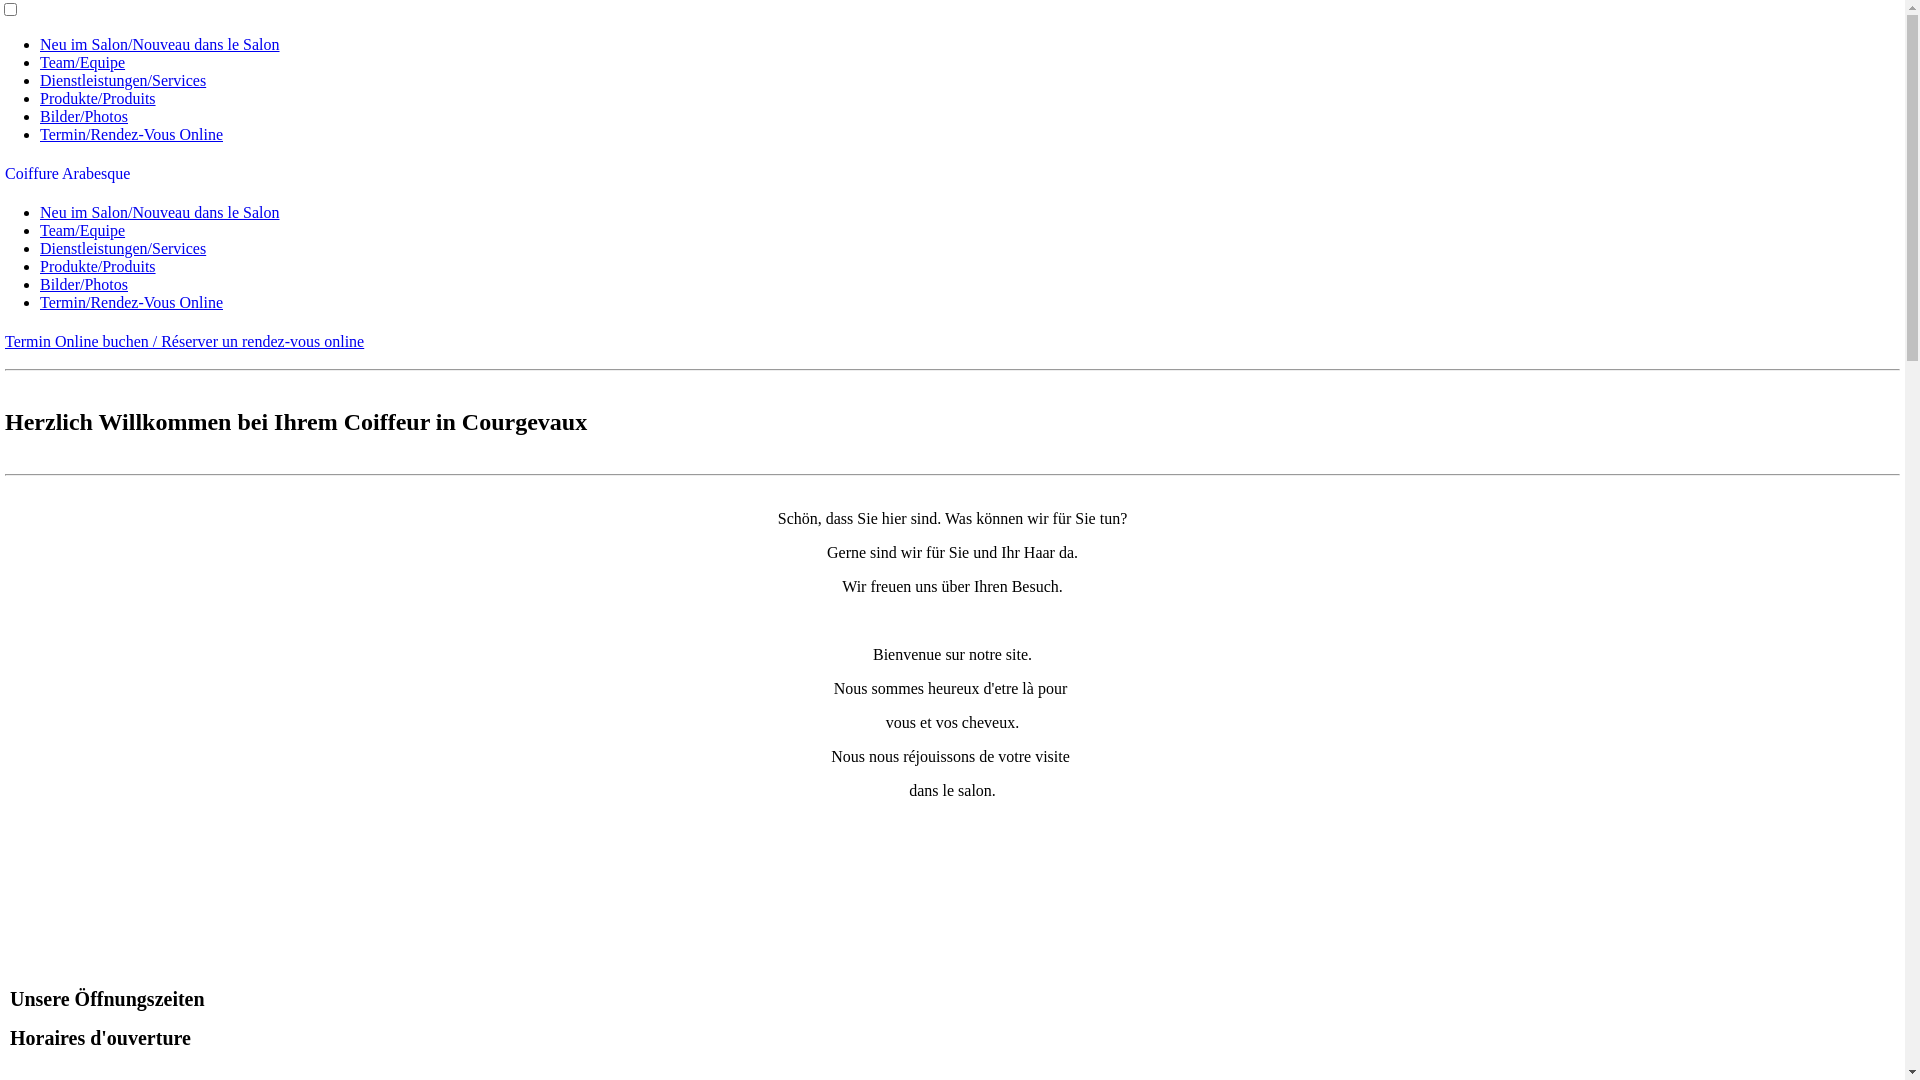  I want to click on 'Dienstleistungen/Services', so click(122, 79).